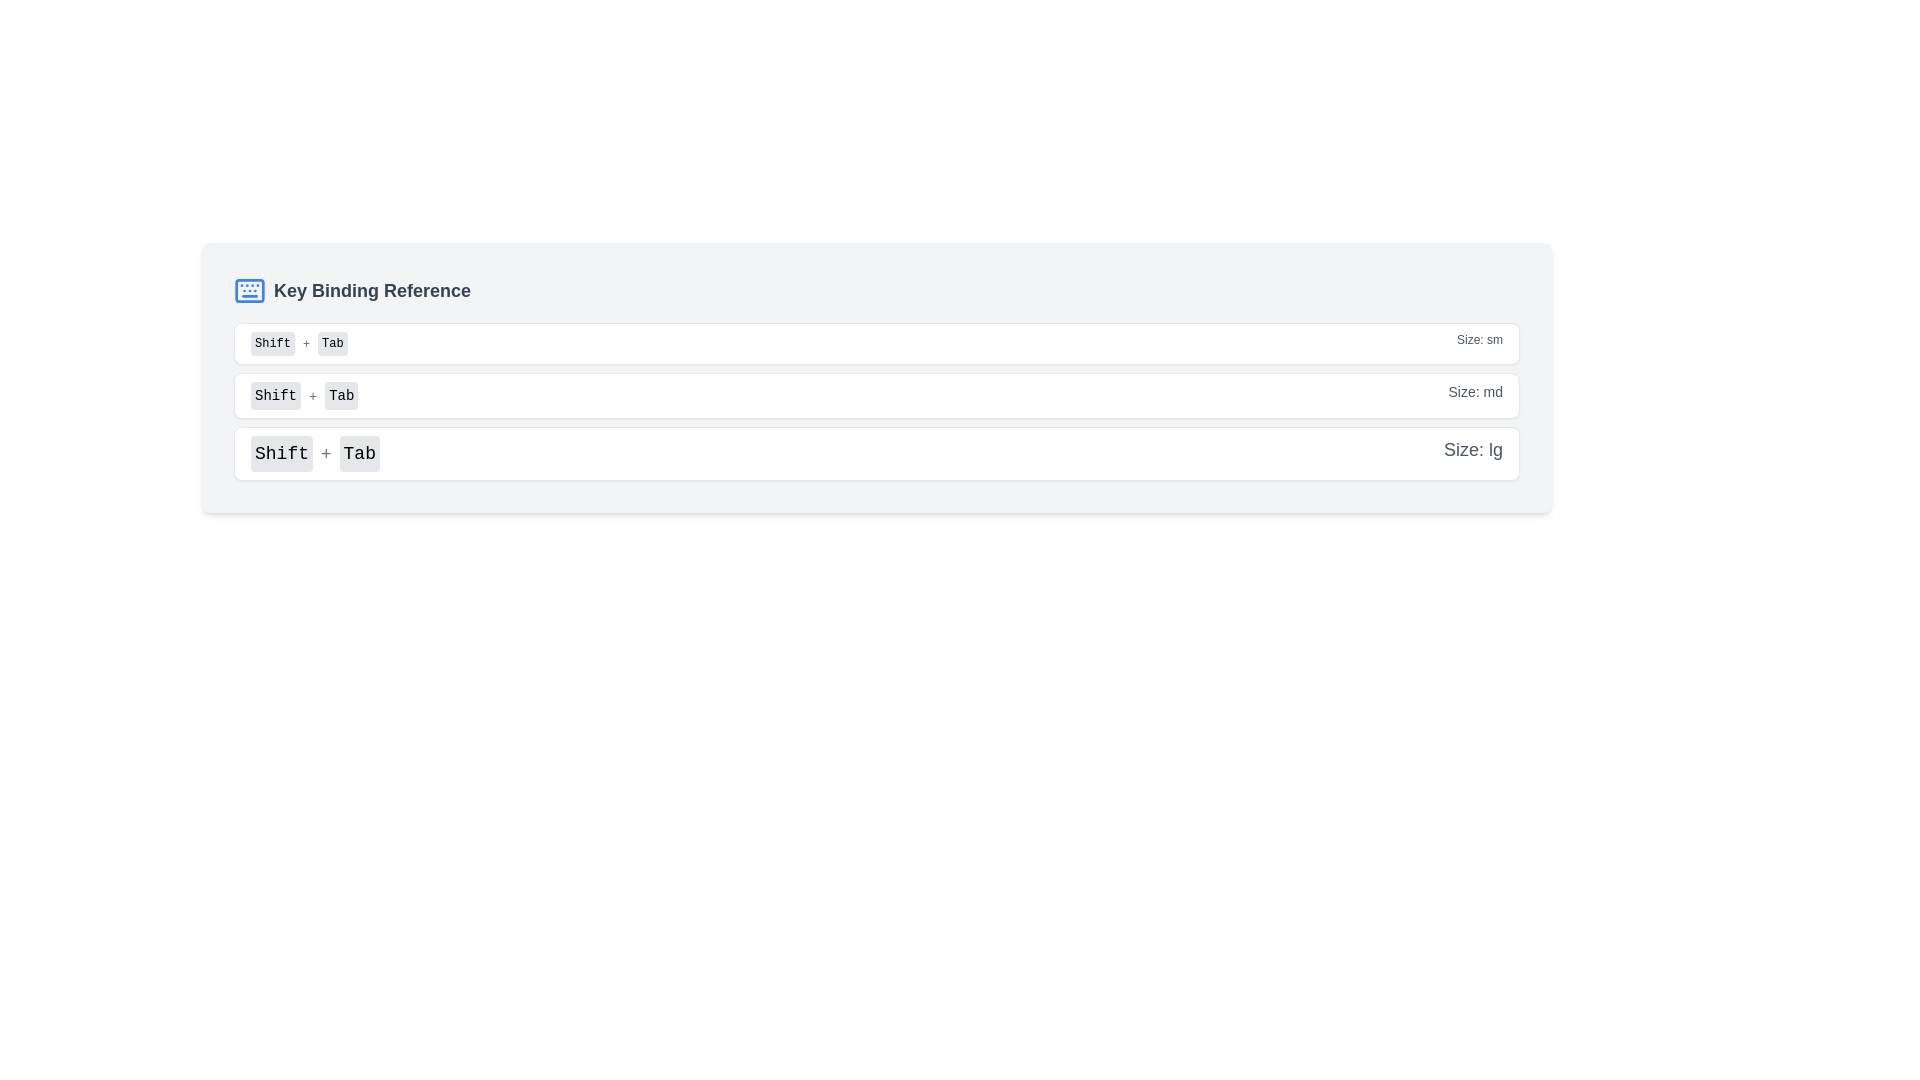  Describe the element at coordinates (248, 290) in the screenshot. I see `the icon for the 'Key Binding Reference' section located at the top left corner of its card, adjacent to the title` at that location.